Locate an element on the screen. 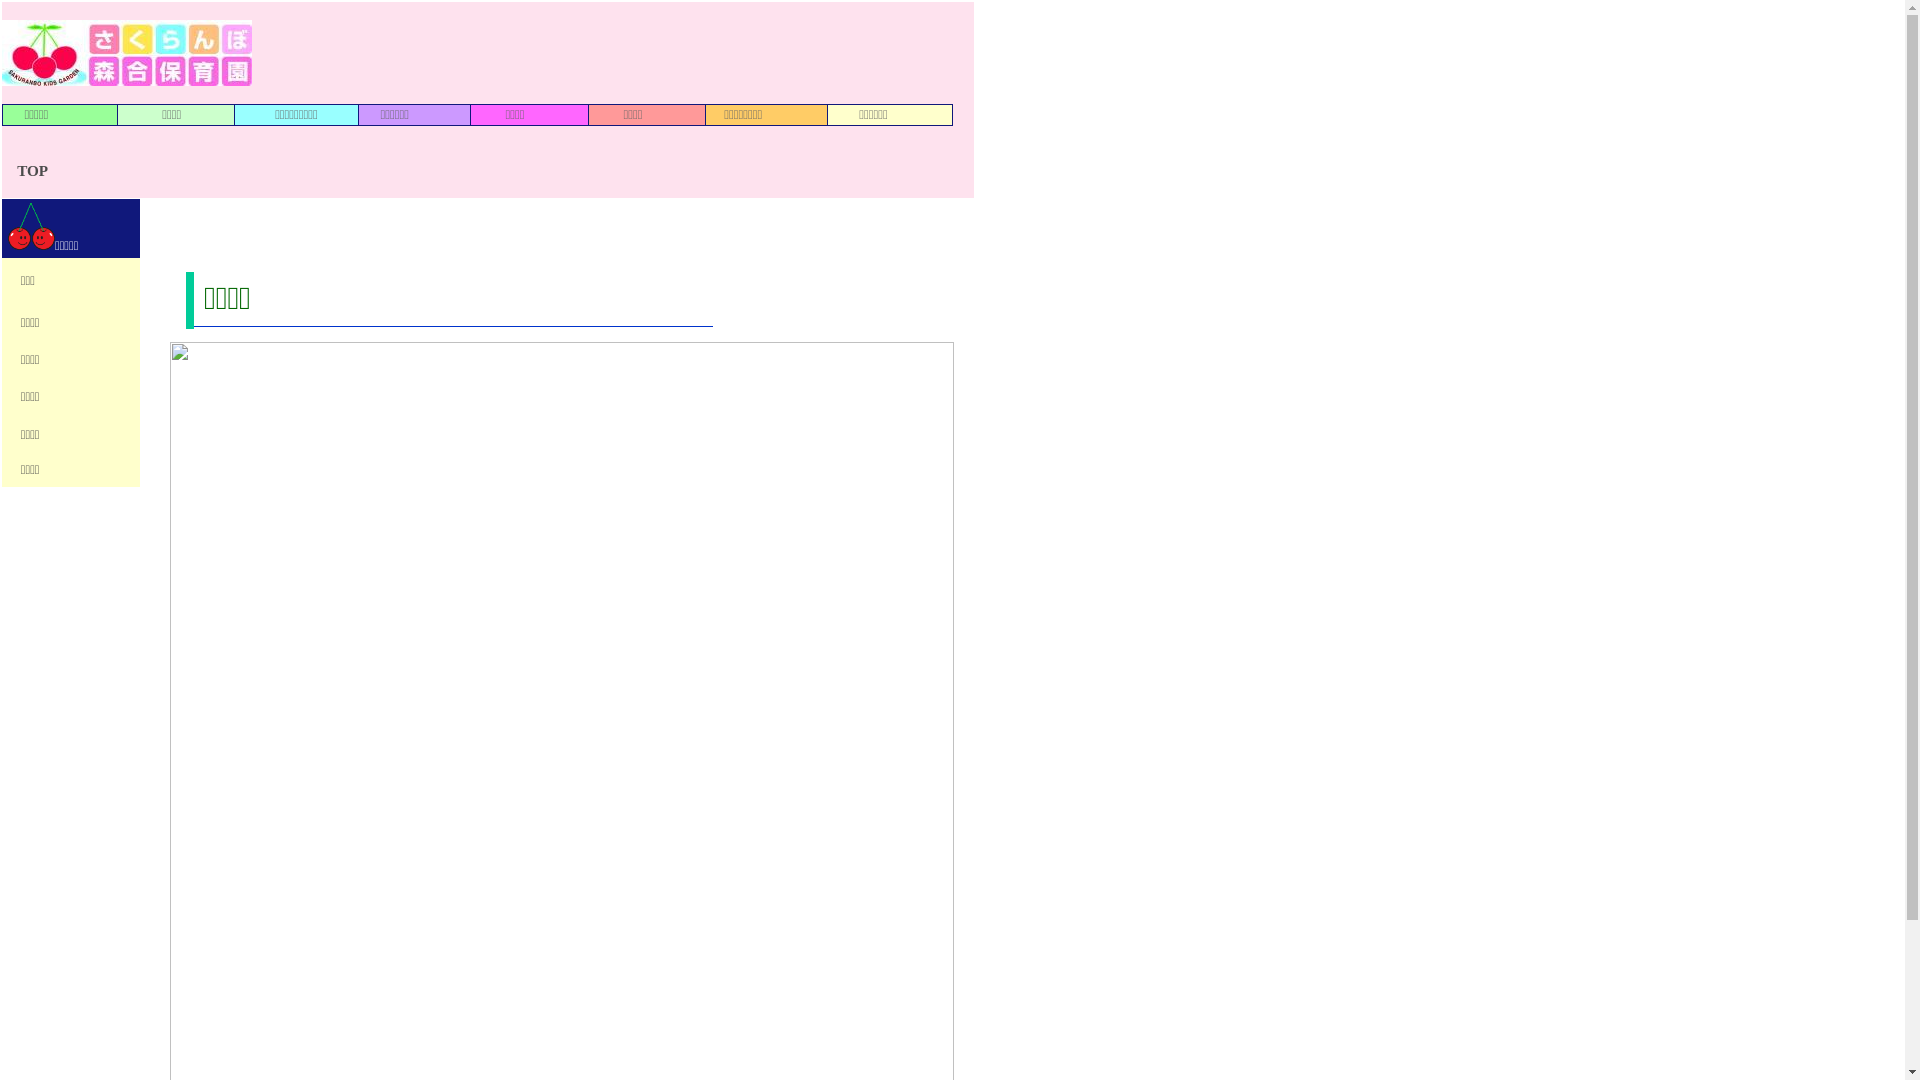  'TOP' is located at coordinates (32, 169).